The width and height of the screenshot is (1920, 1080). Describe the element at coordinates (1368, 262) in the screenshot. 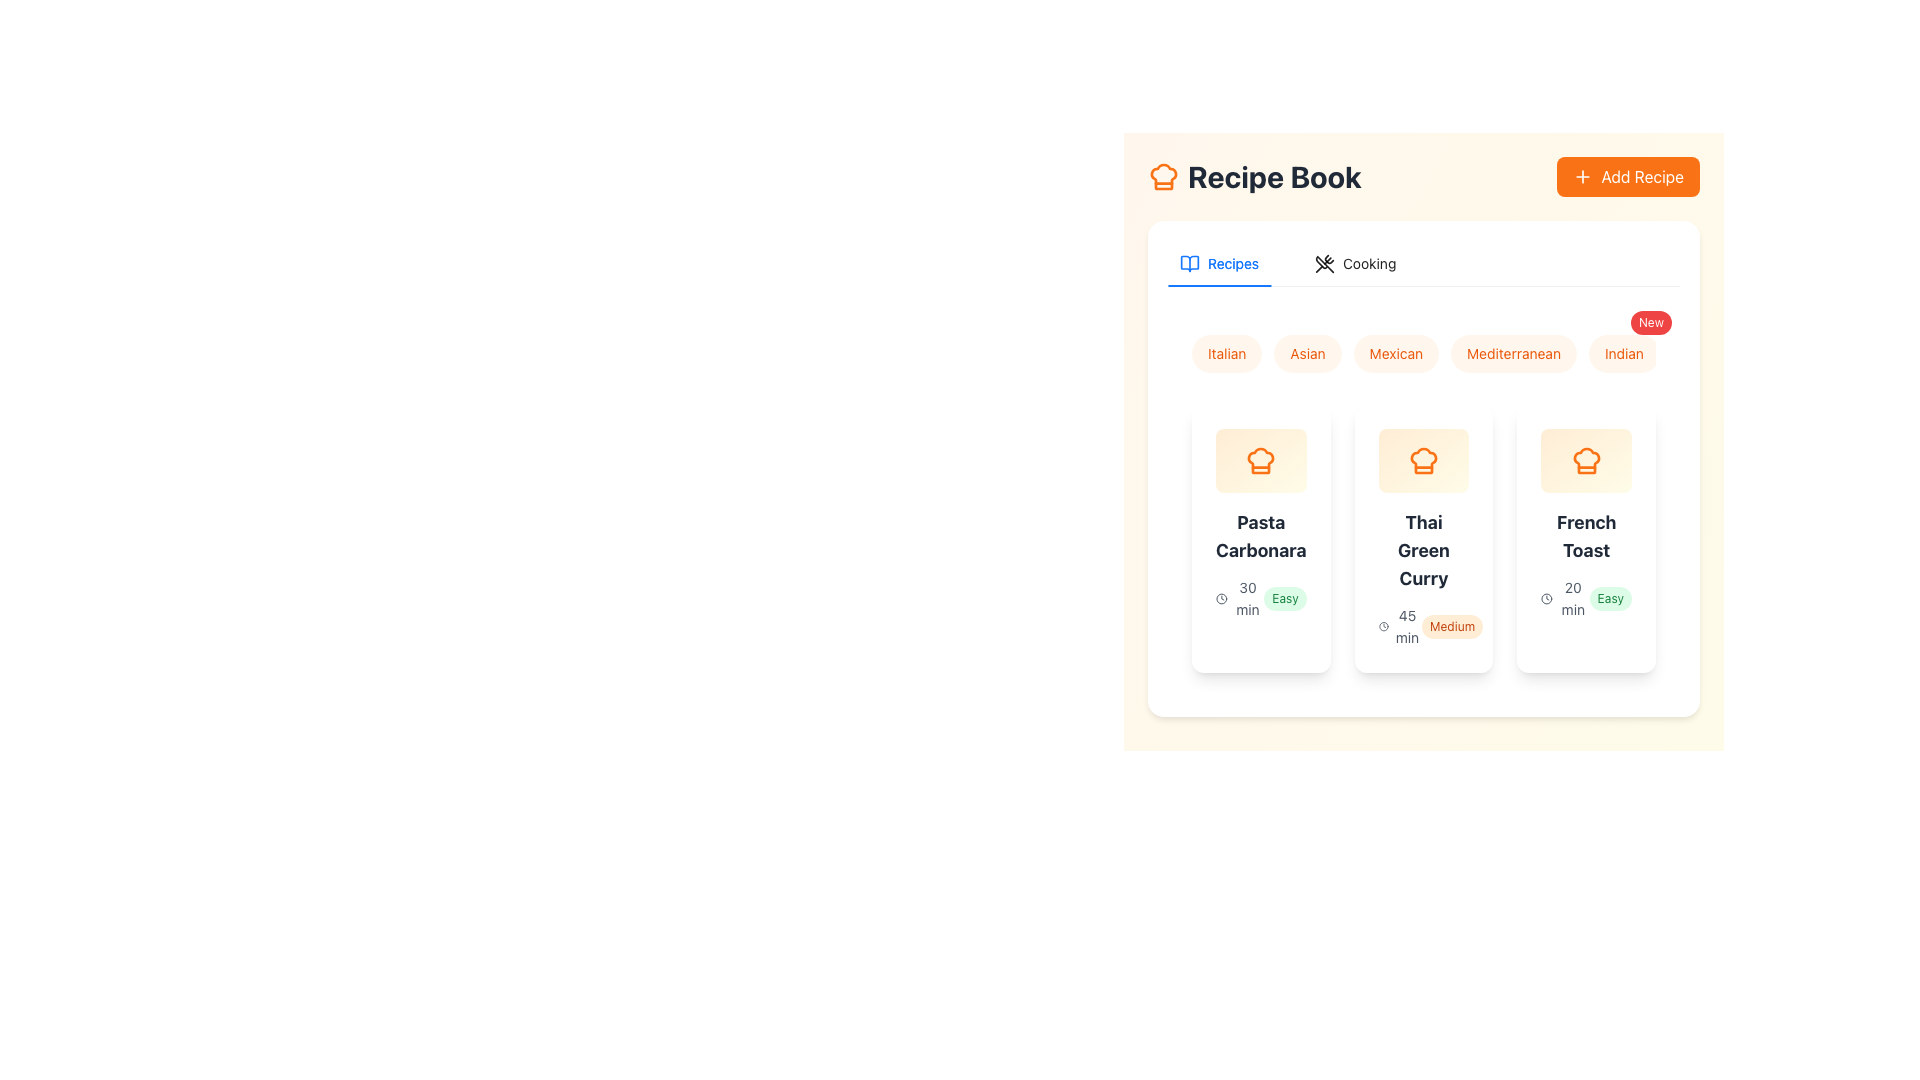

I see `the text label displaying 'Cooking' located in the top bar next` at that location.